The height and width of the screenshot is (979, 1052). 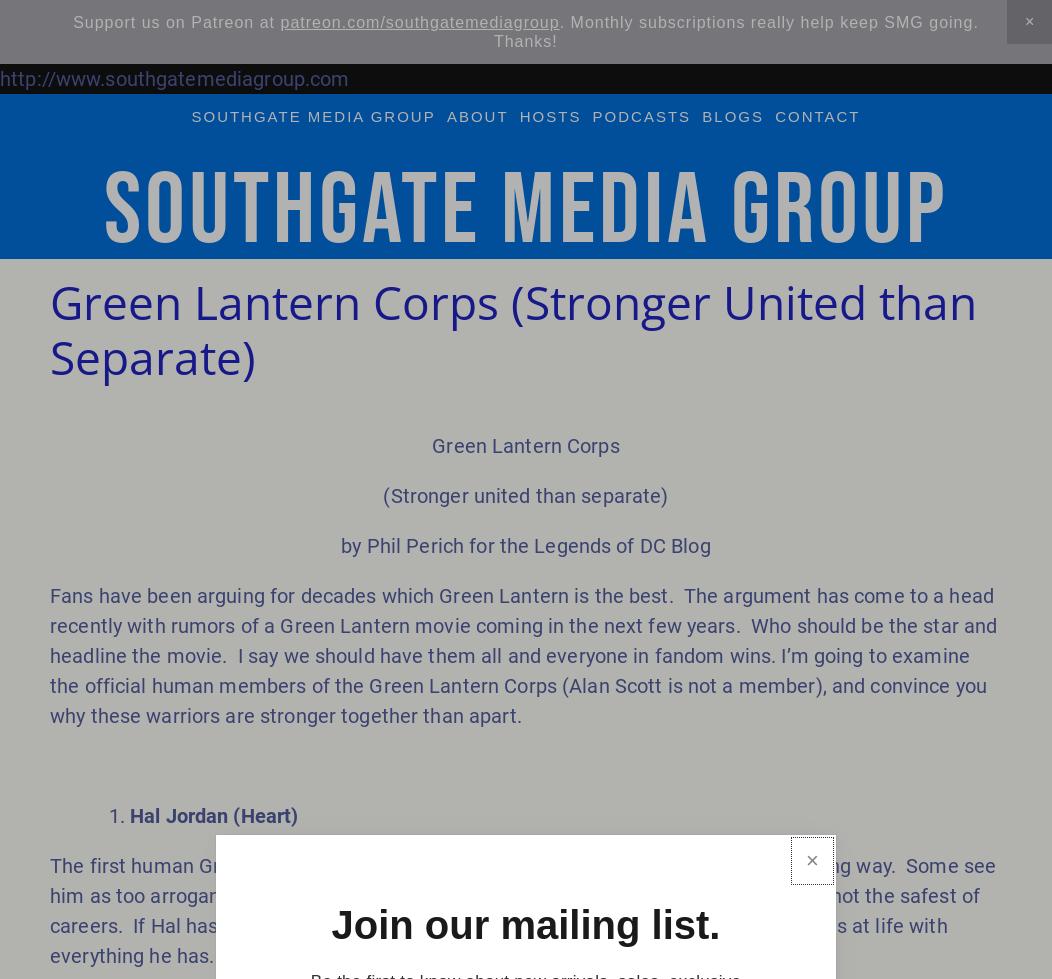 I want to click on 'hosts', so click(x=549, y=115).